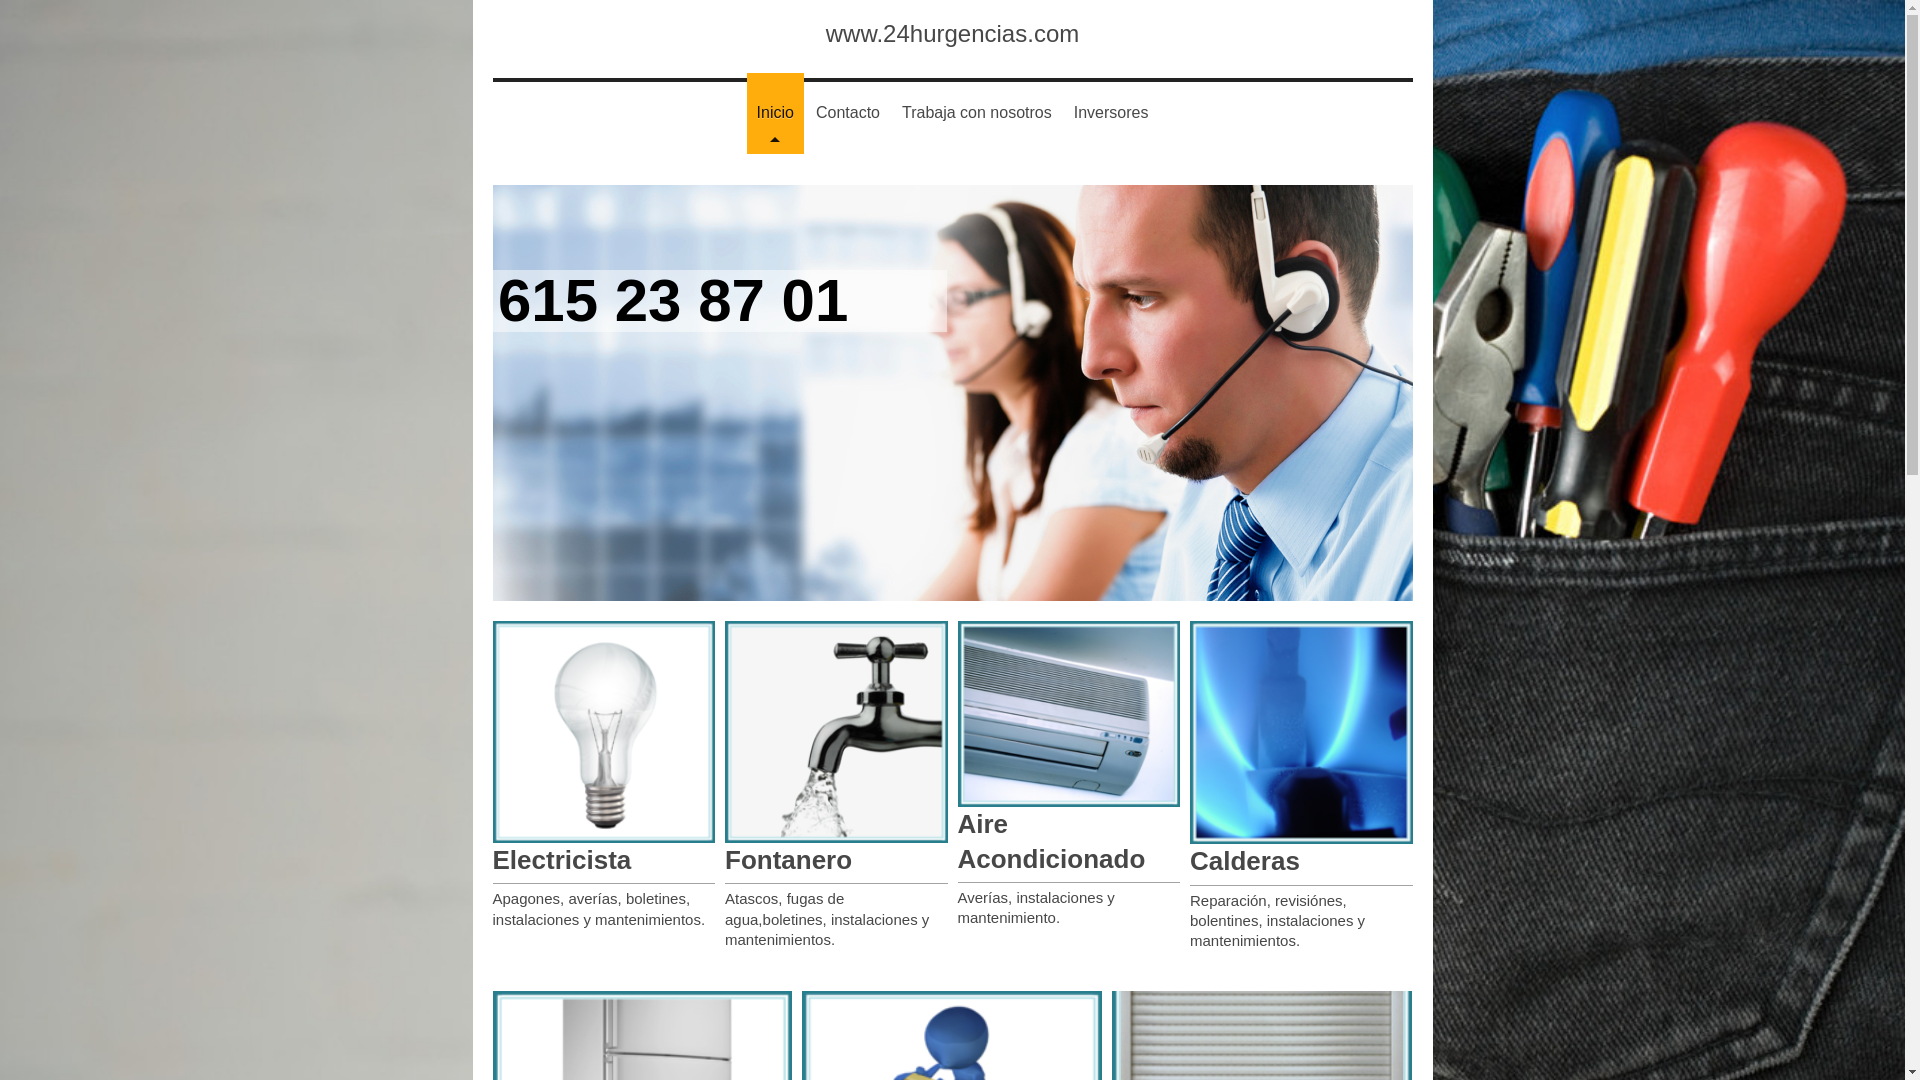 Image resolution: width=1920 pixels, height=1080 pixels. I want to click on 'www.24hurgencias.com', so click(951, 33).